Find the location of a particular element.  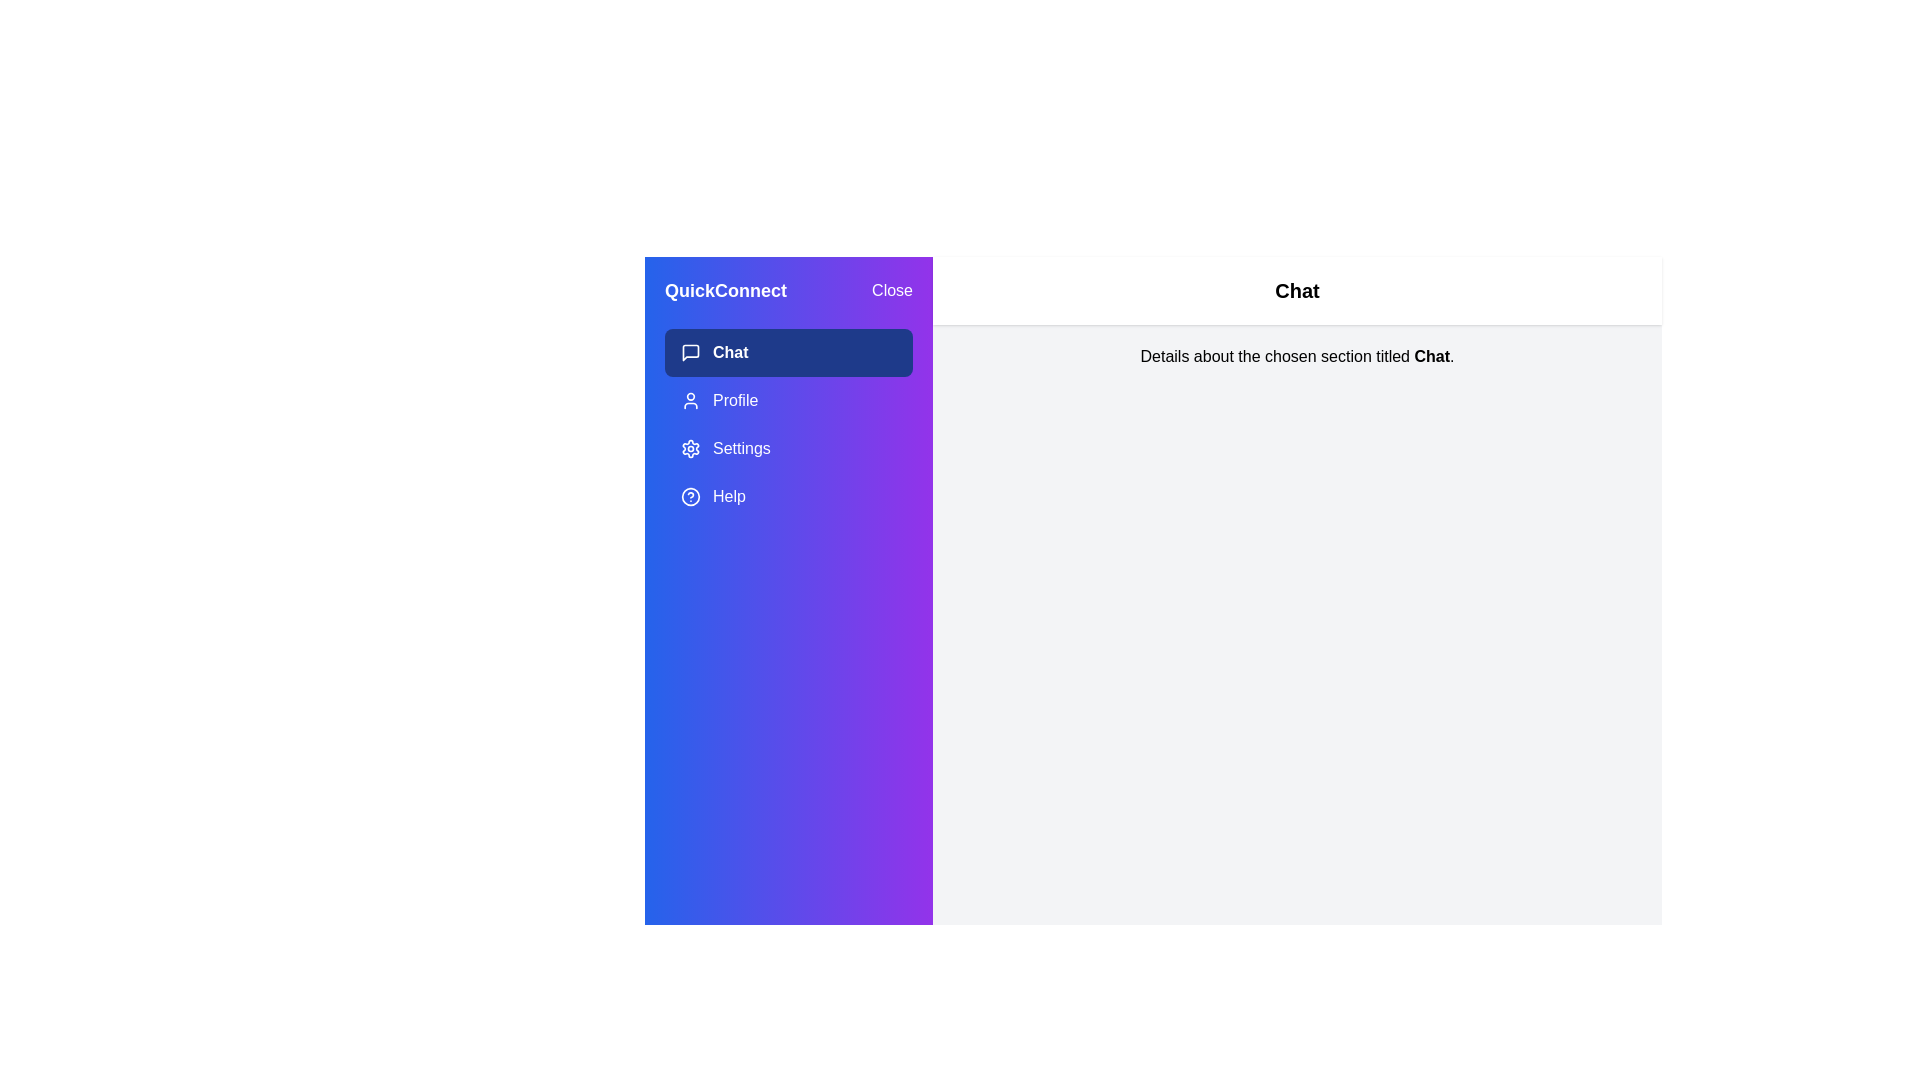

the Help section in the menu is located at coordinates (787, 496).